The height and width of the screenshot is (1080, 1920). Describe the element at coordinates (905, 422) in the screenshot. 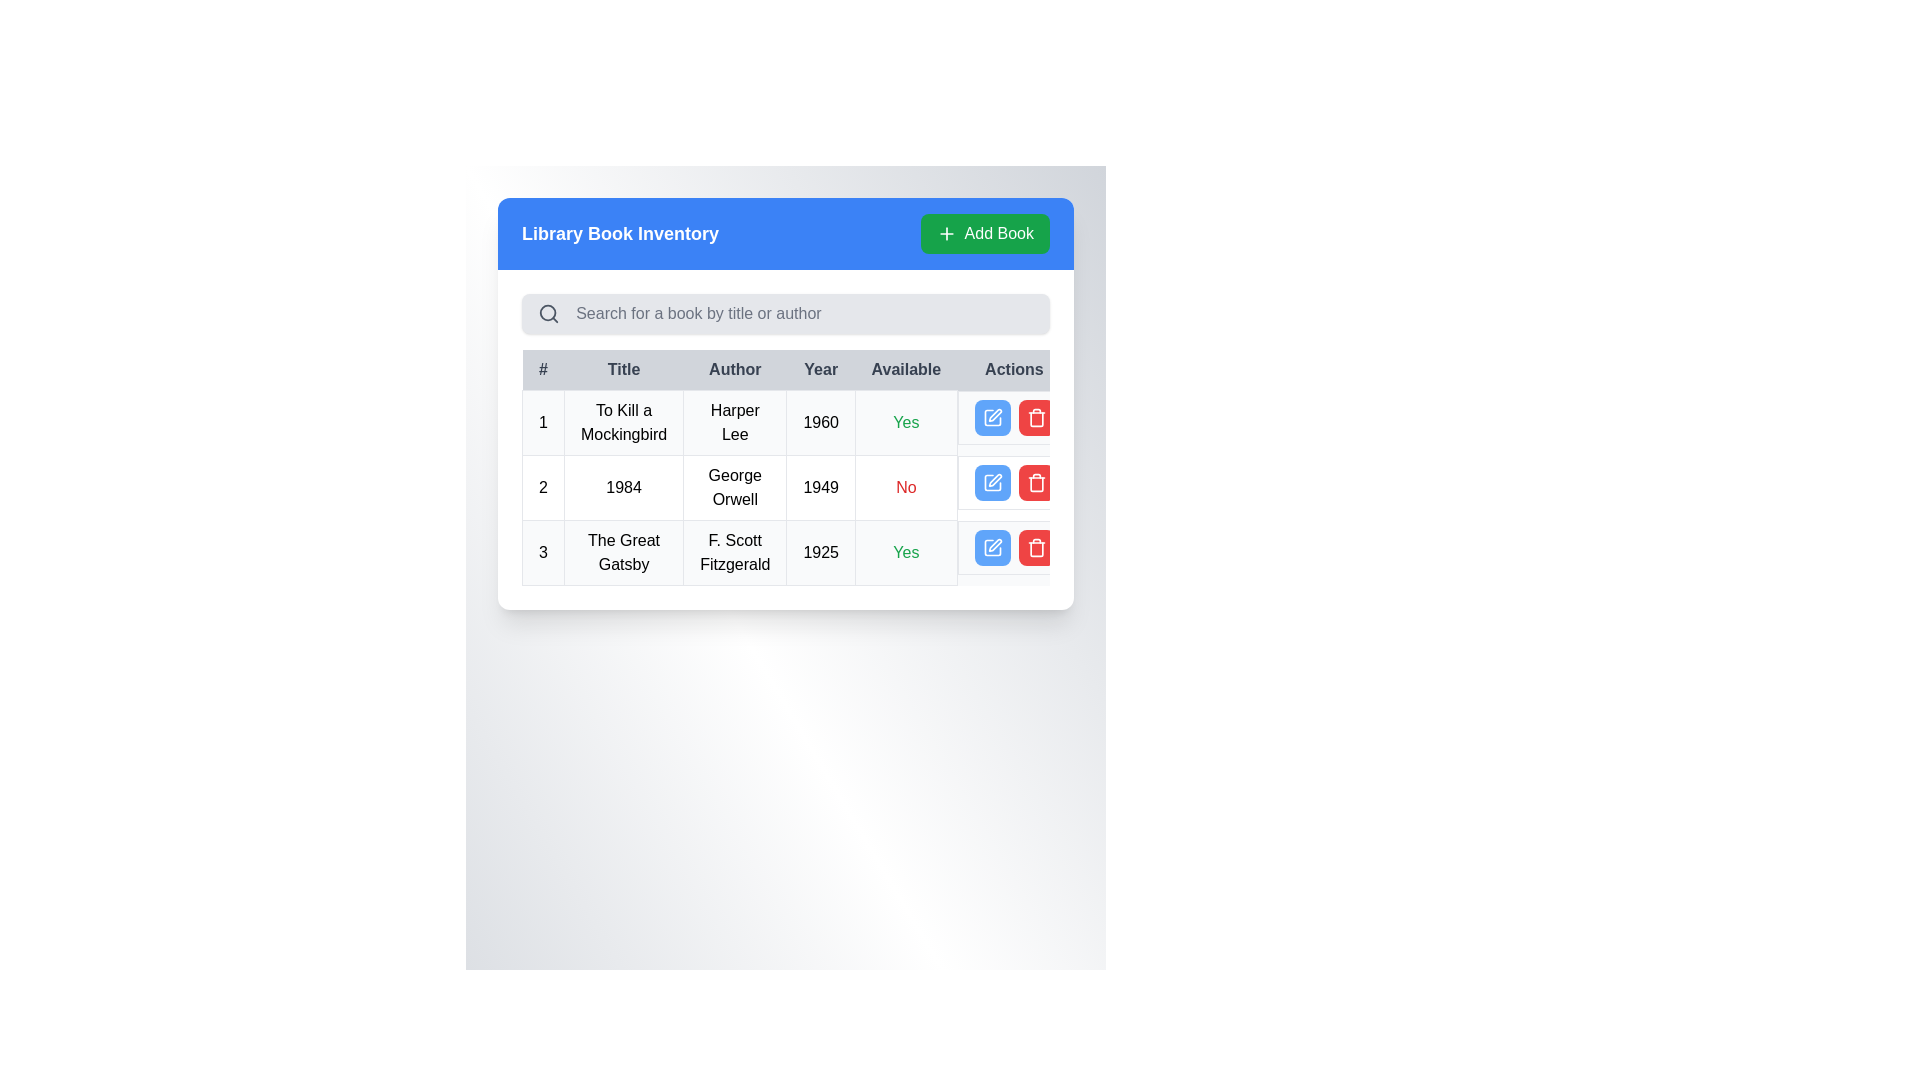

I see `the text element indicating the availability status of a book, located in the last column labeled 'Available' of the first row in the table` at that location.